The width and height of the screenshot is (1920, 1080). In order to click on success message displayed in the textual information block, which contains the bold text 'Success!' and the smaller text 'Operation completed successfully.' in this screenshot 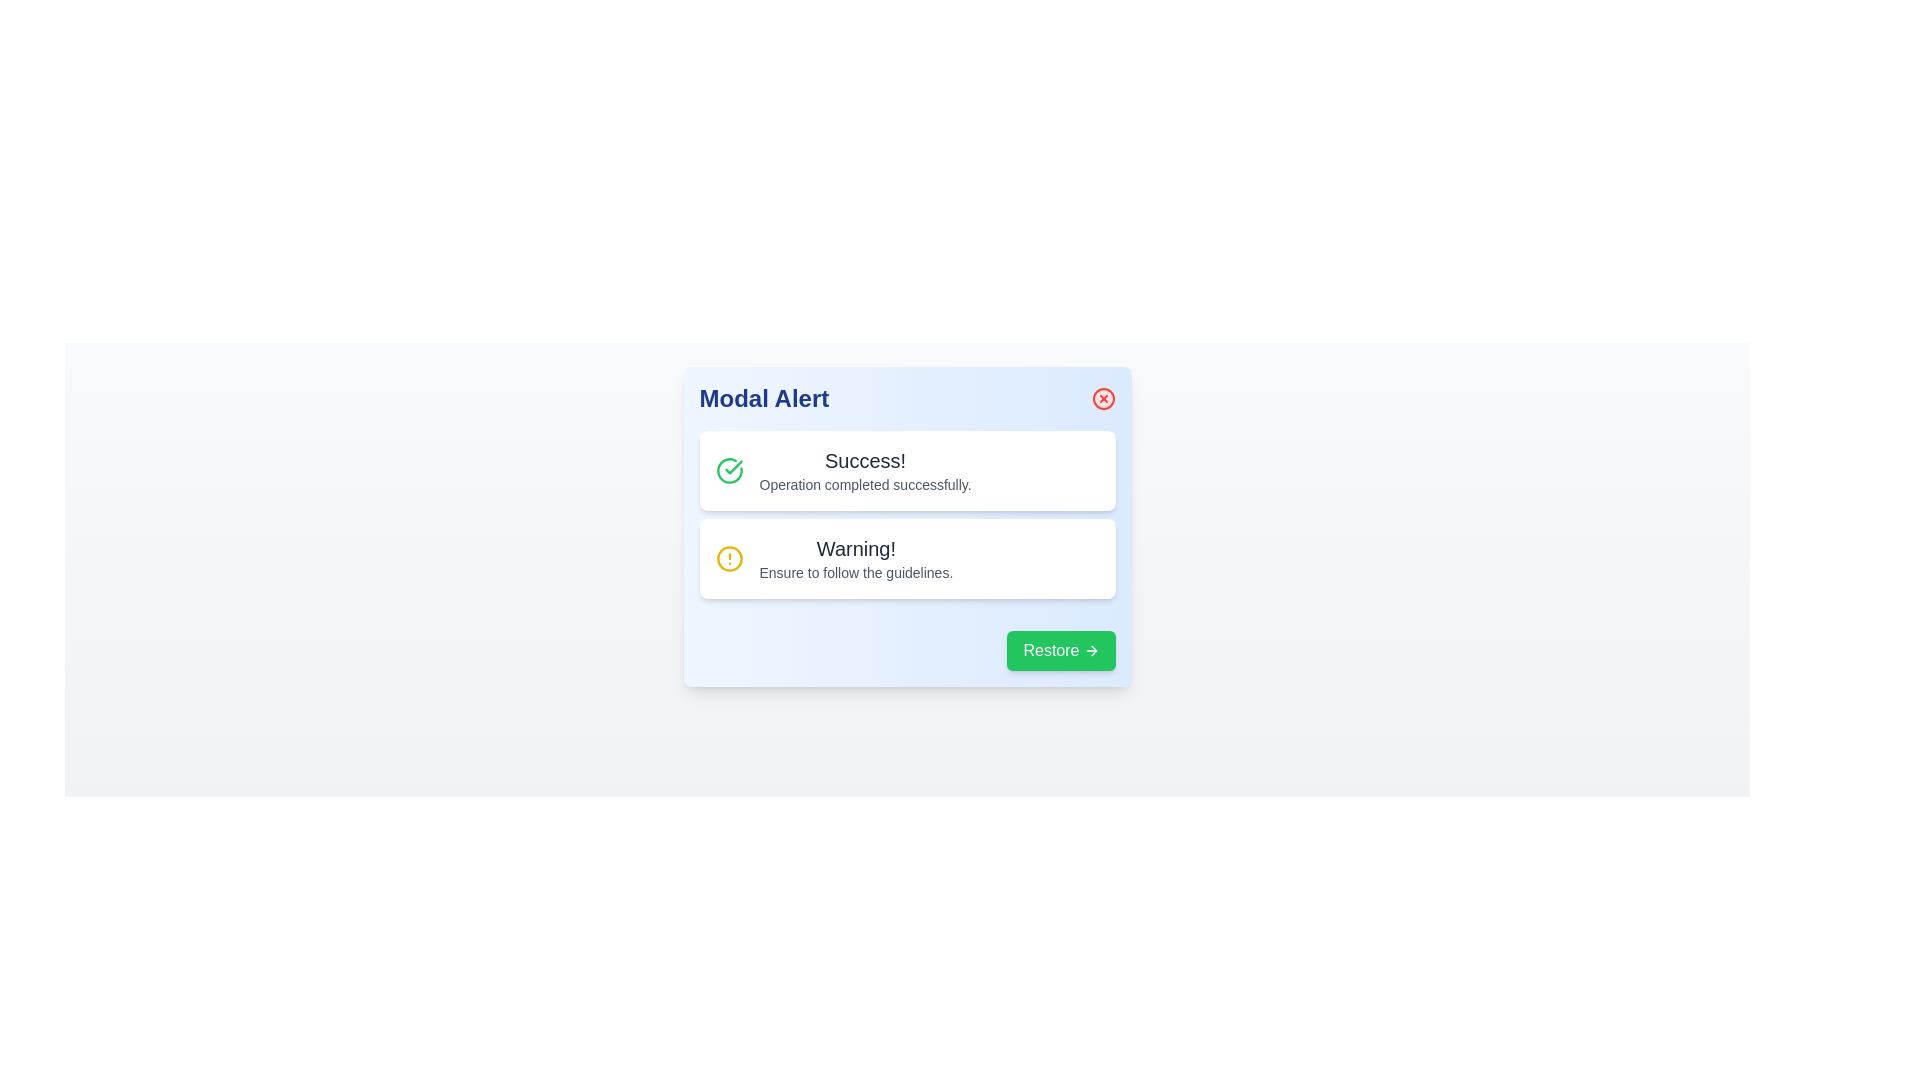, I will do `click(865, 470)`.